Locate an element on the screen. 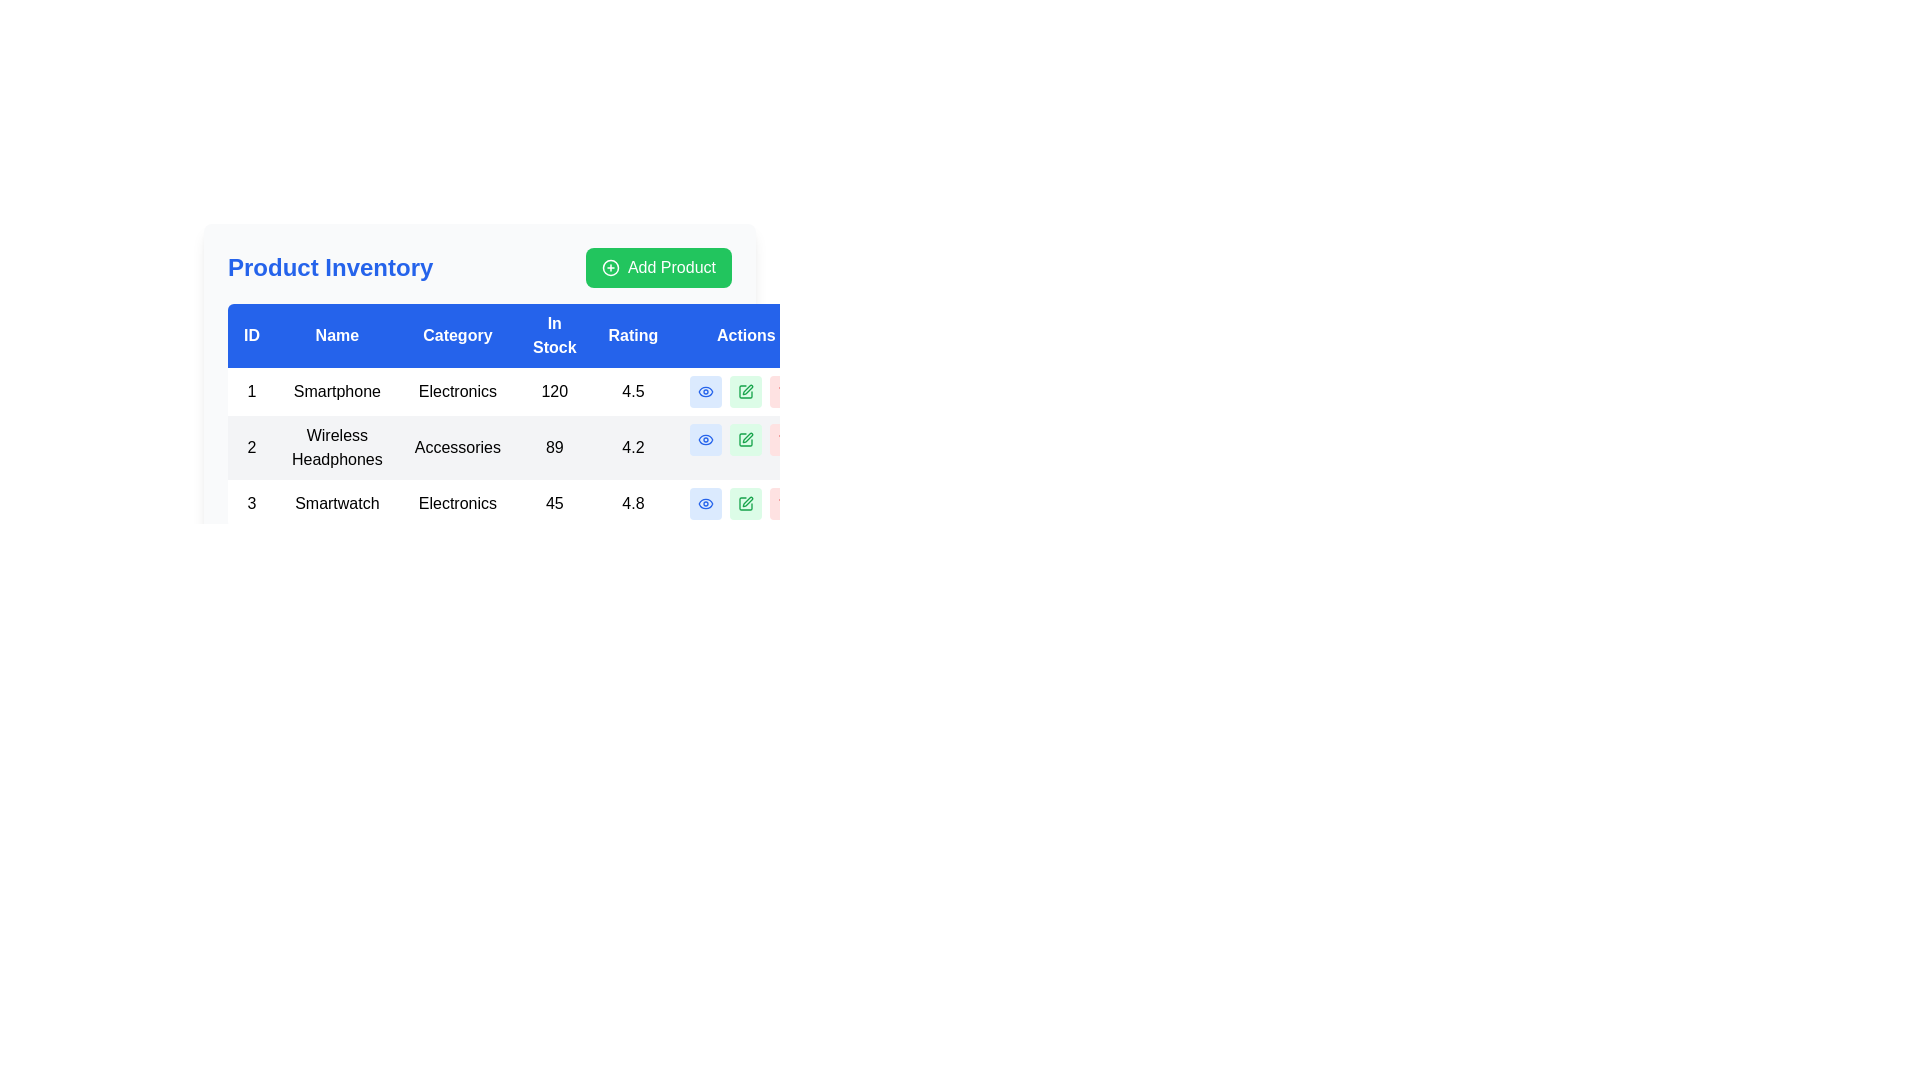  the small light blue button with a blue eye icon located under the 'Actions' column of the second row labeled 'Wireless Headphones' is located at coordinates (706, 438).